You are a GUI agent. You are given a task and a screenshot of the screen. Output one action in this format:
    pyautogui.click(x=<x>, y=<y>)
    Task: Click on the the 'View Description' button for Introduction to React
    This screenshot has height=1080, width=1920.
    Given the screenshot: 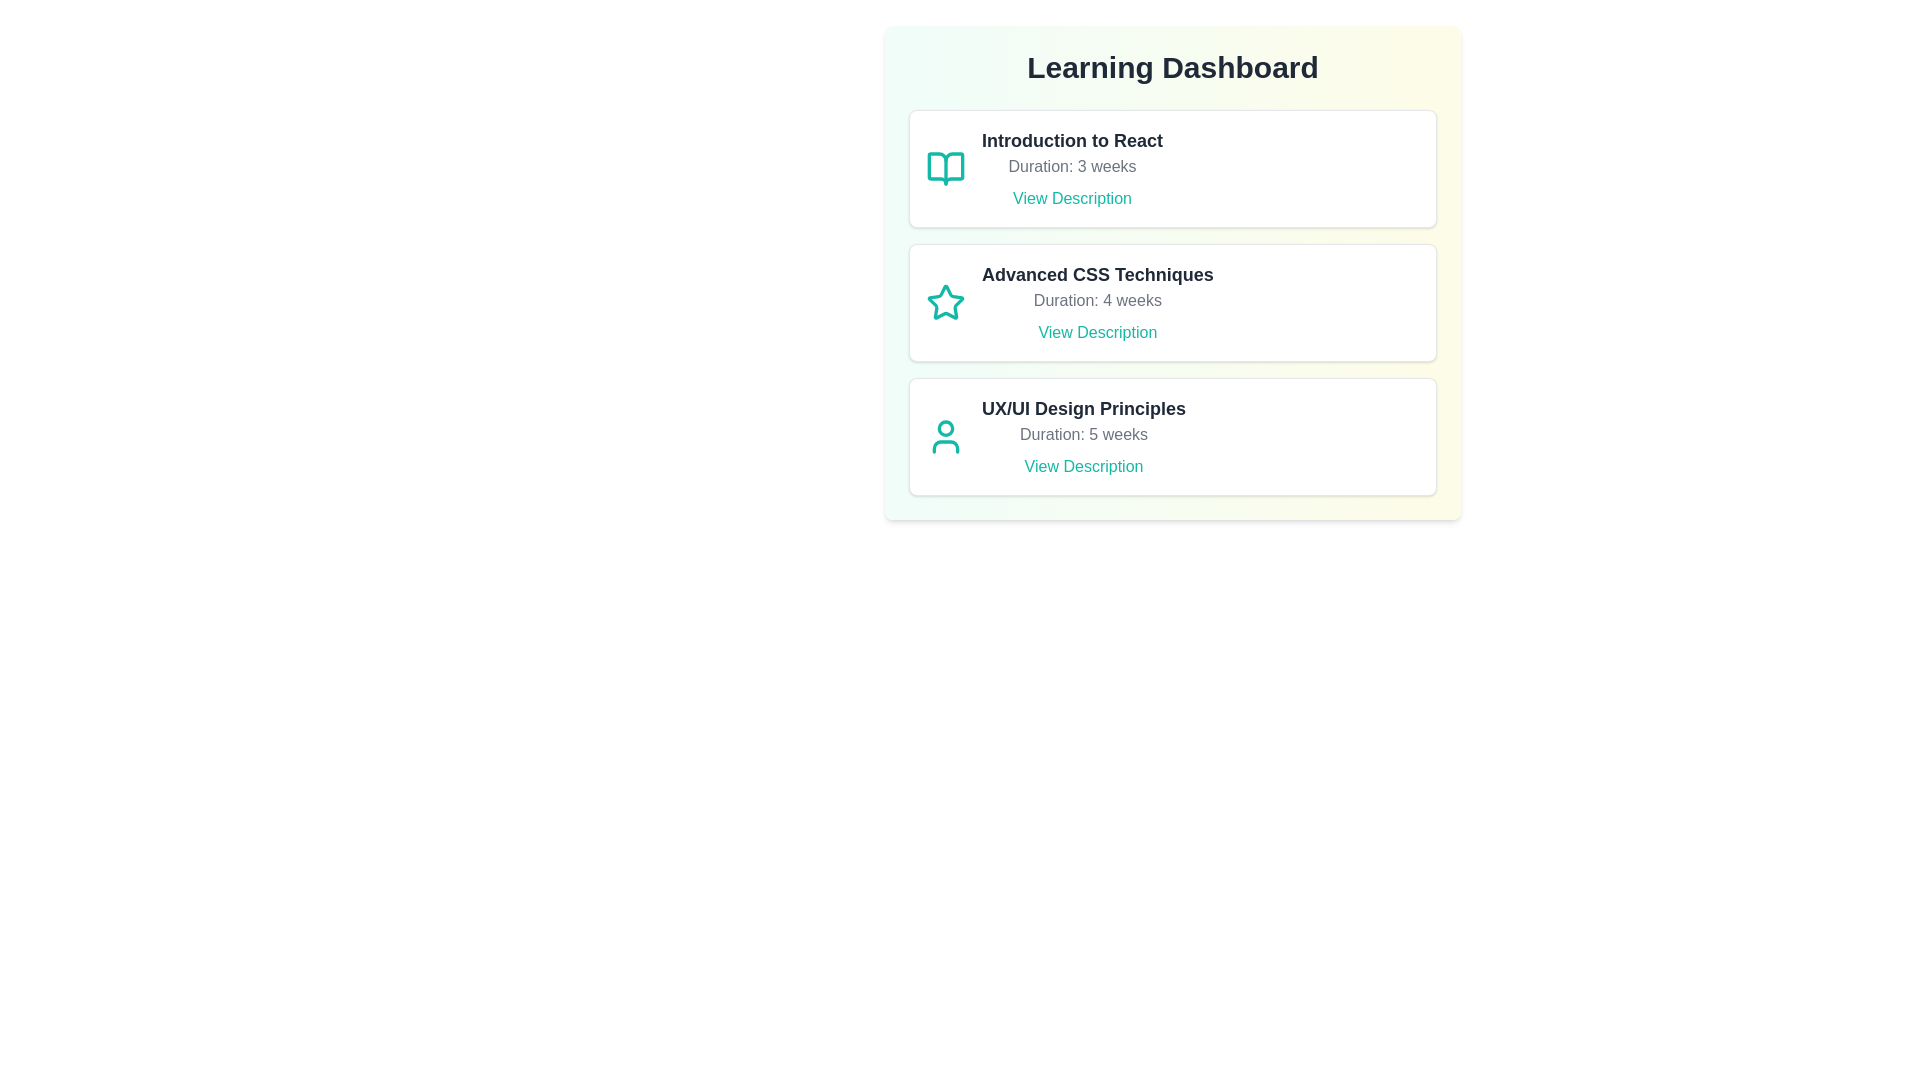 What is the action you would take?
    pyautogui.click(x=1071, y=199)
    